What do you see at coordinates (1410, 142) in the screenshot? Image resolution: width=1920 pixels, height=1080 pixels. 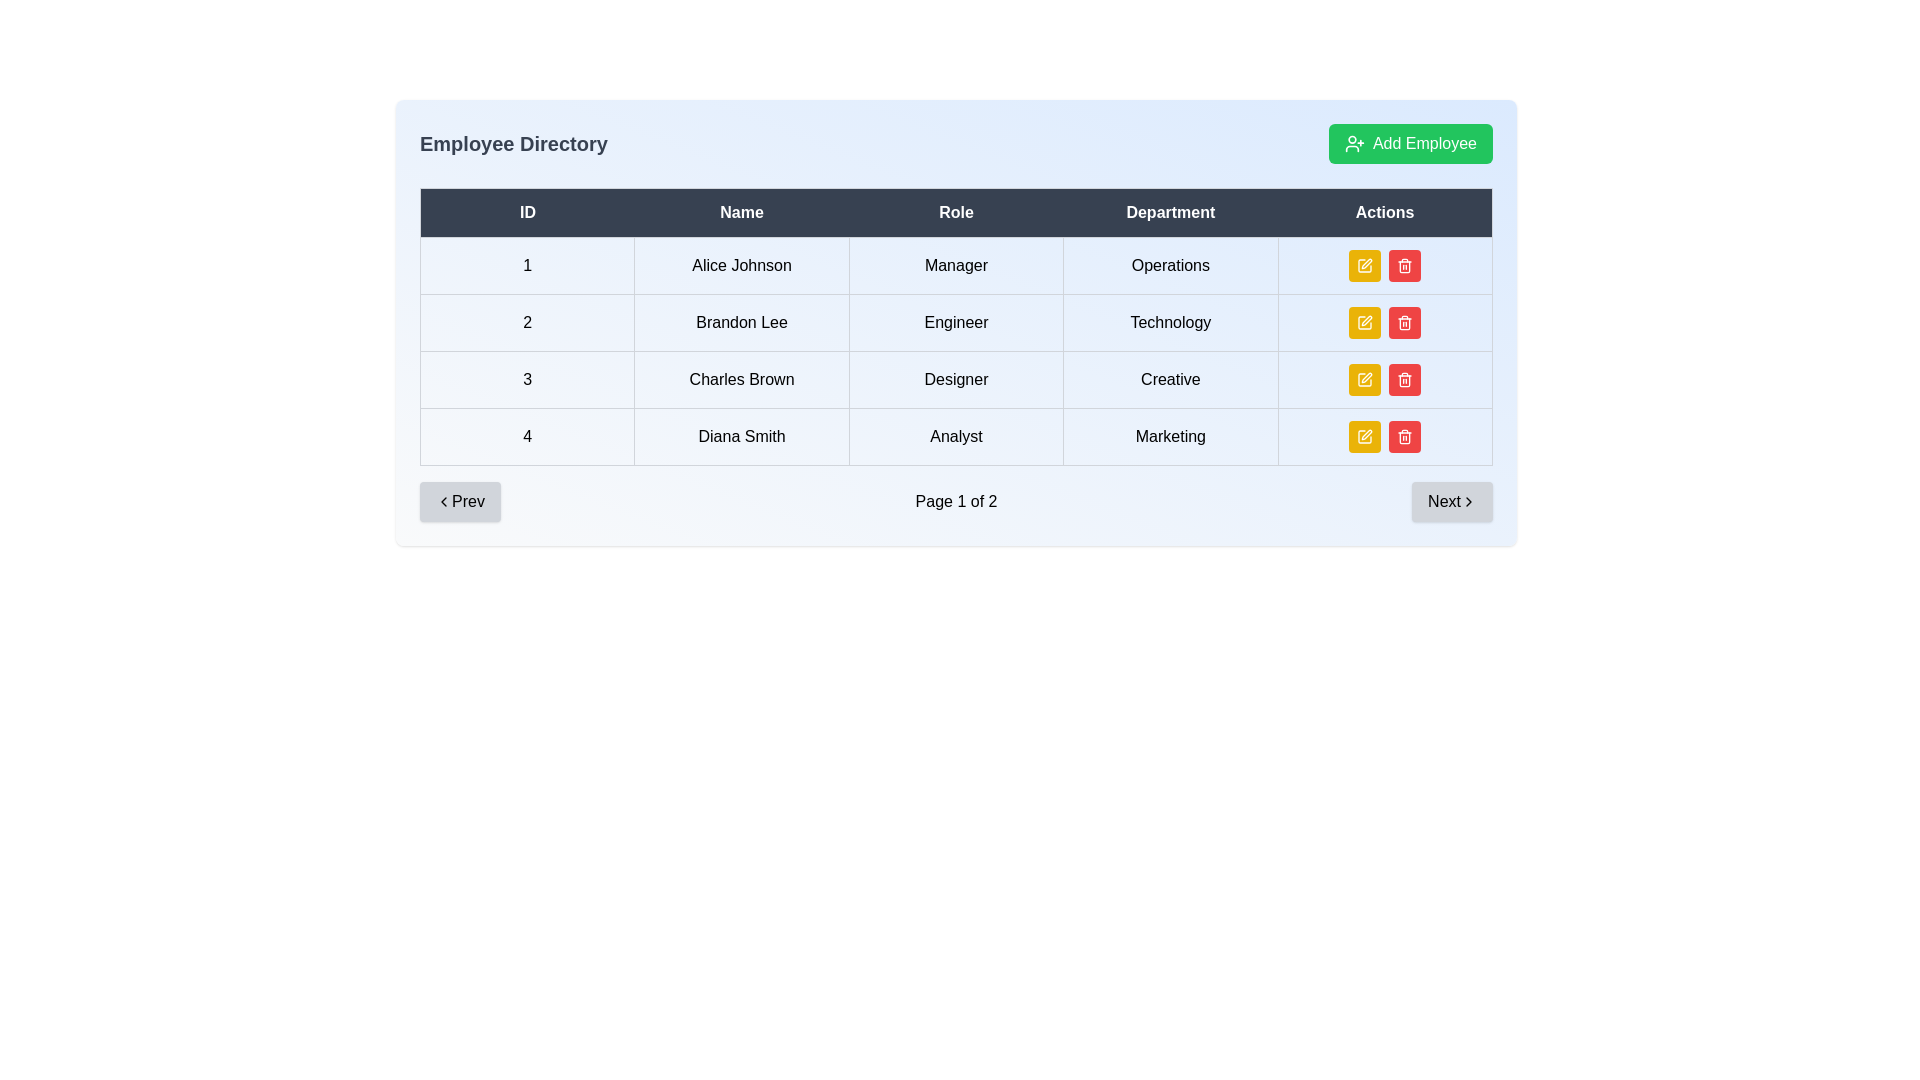 I see `the center of the 'Add Employee' button, which is a rectangular button with a green background and white text, located on the right side of the 'Employee Directory' header` at bounding box center [1410, 142].